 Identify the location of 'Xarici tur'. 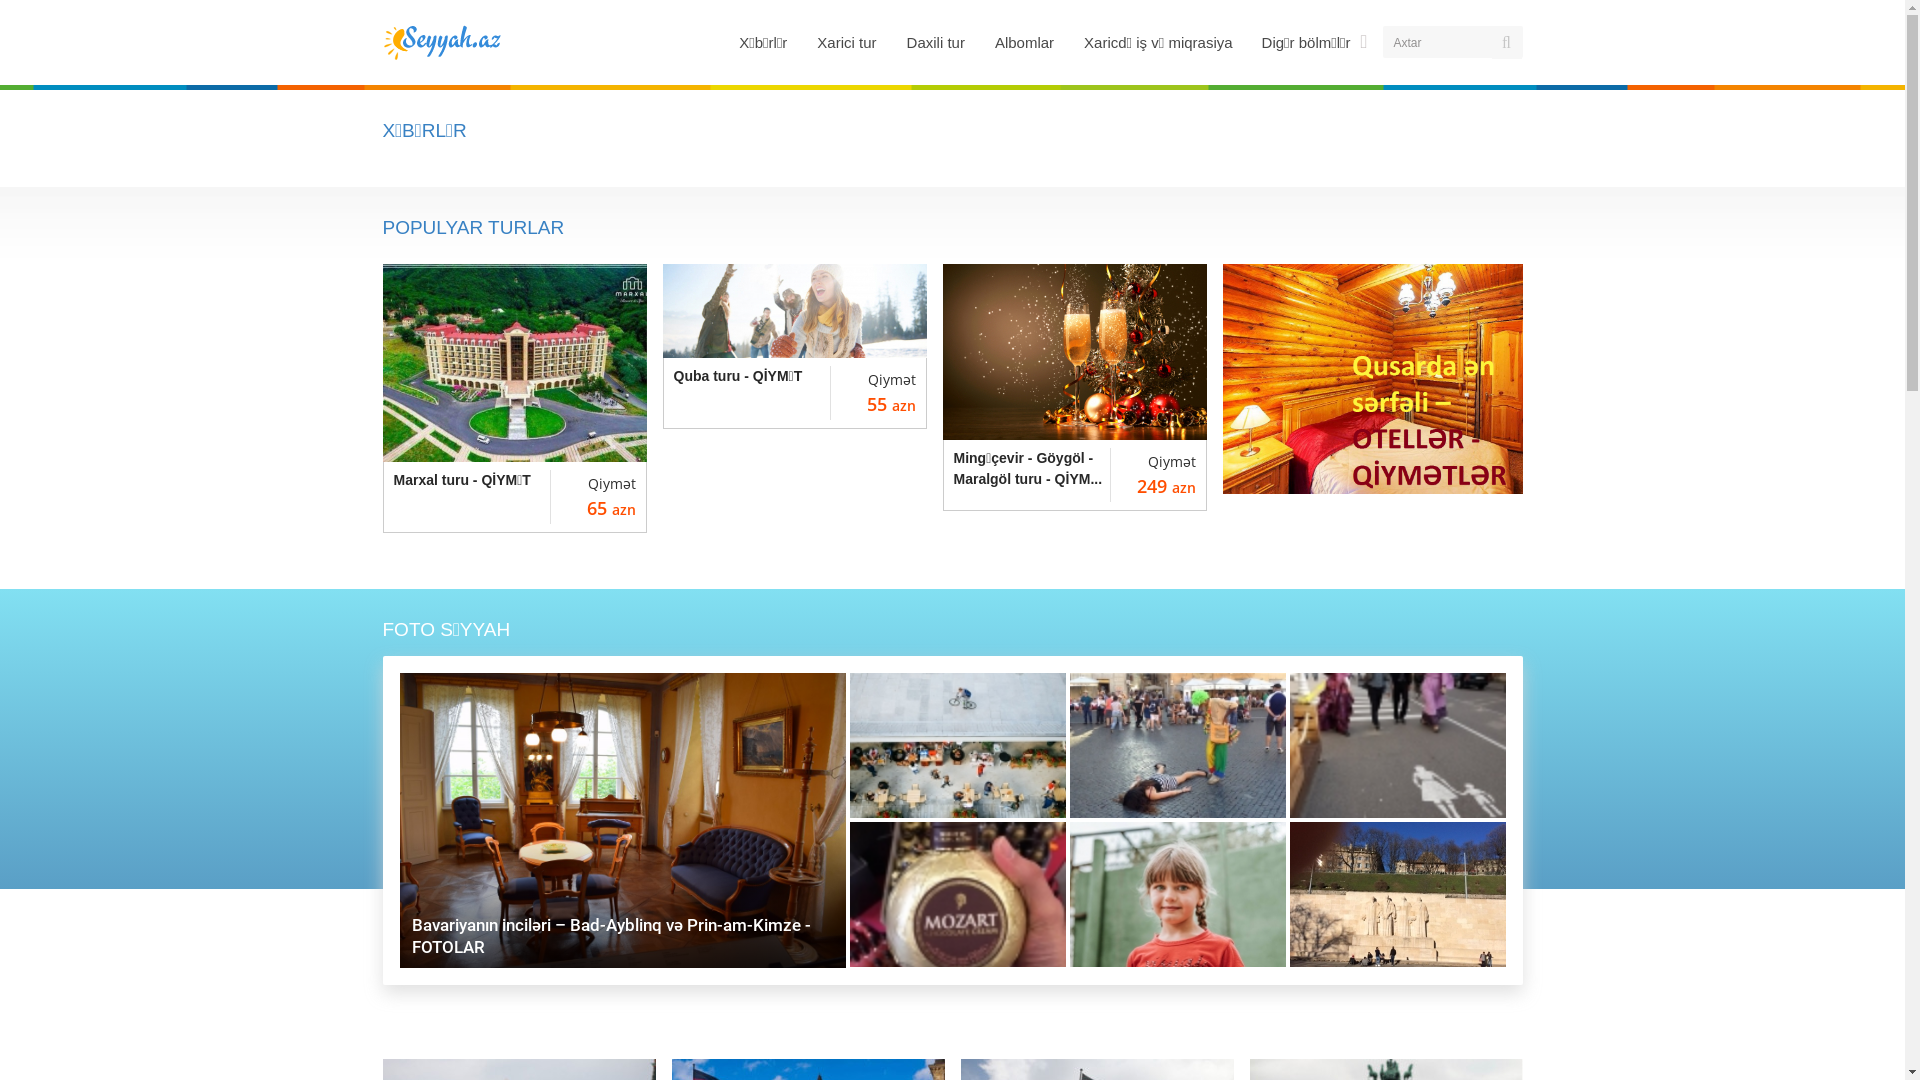
(846, 42).